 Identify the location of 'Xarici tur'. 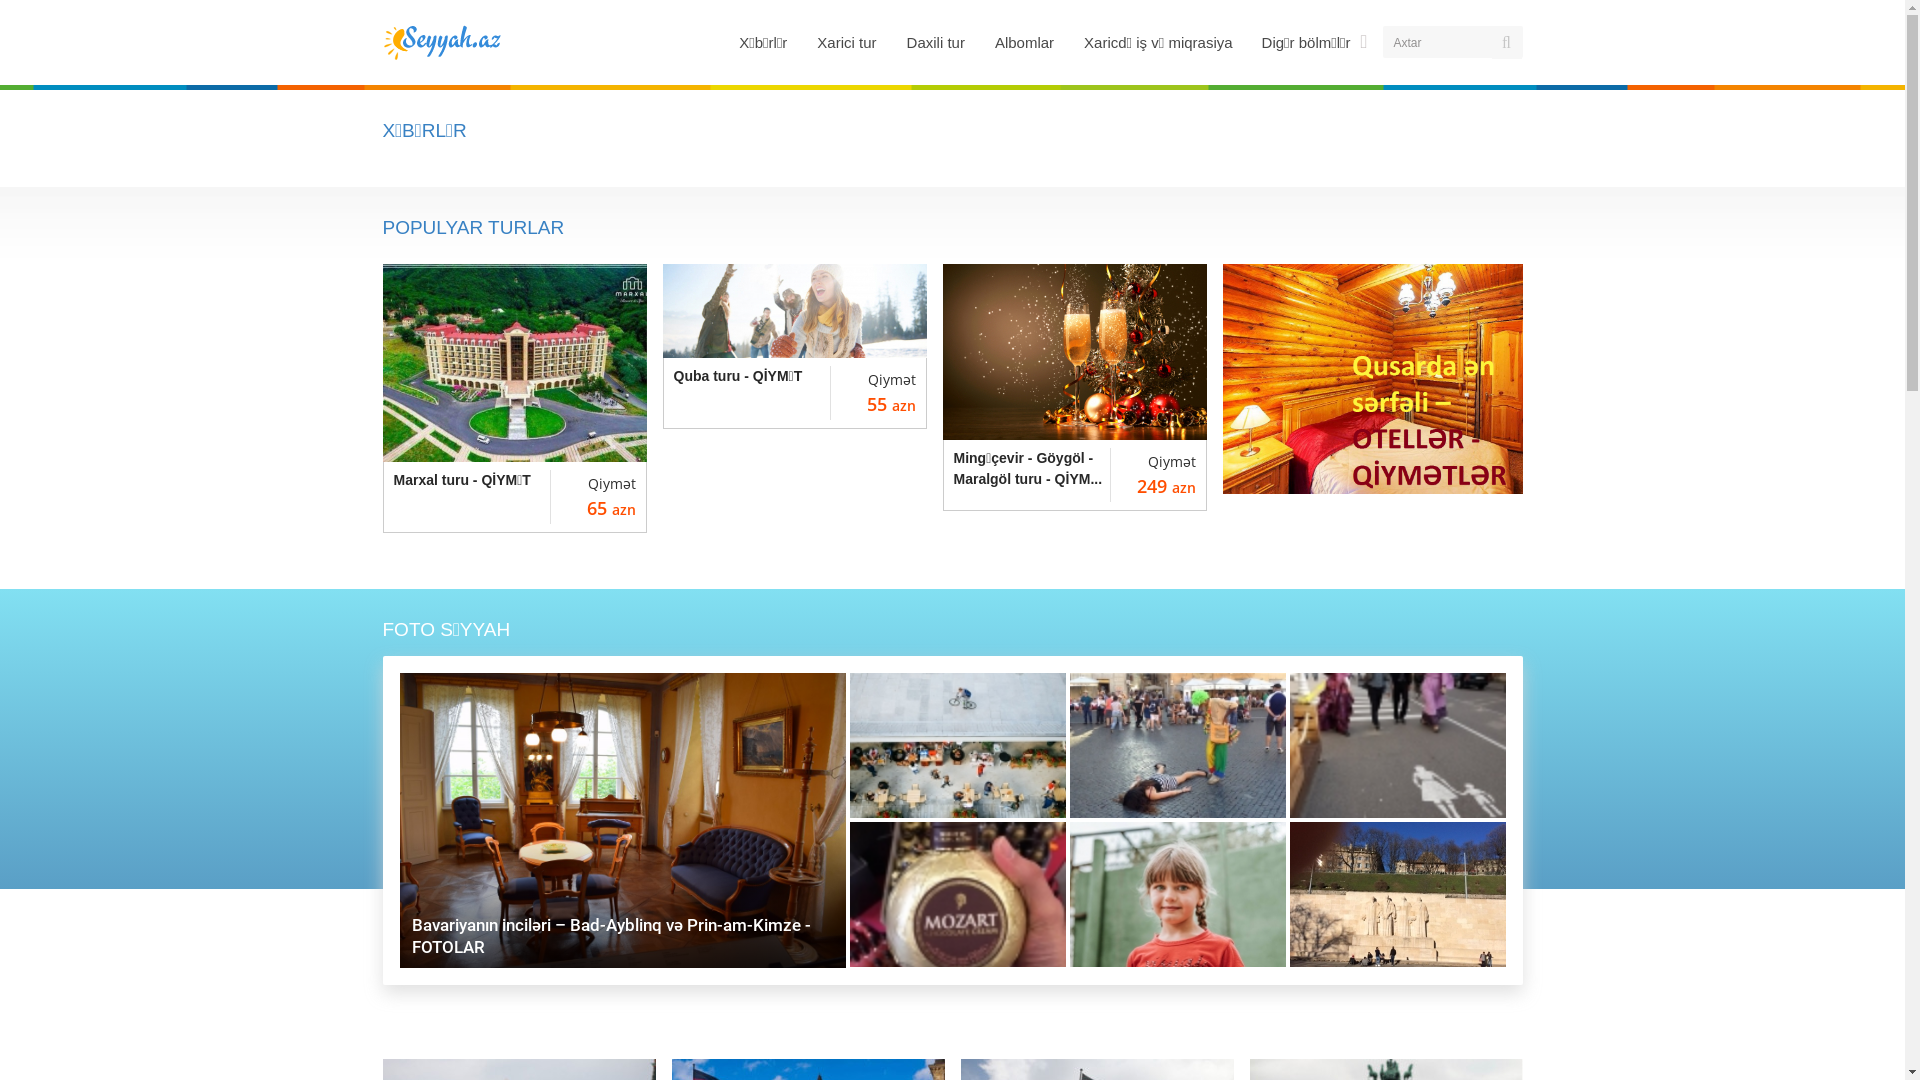
(846, 42).